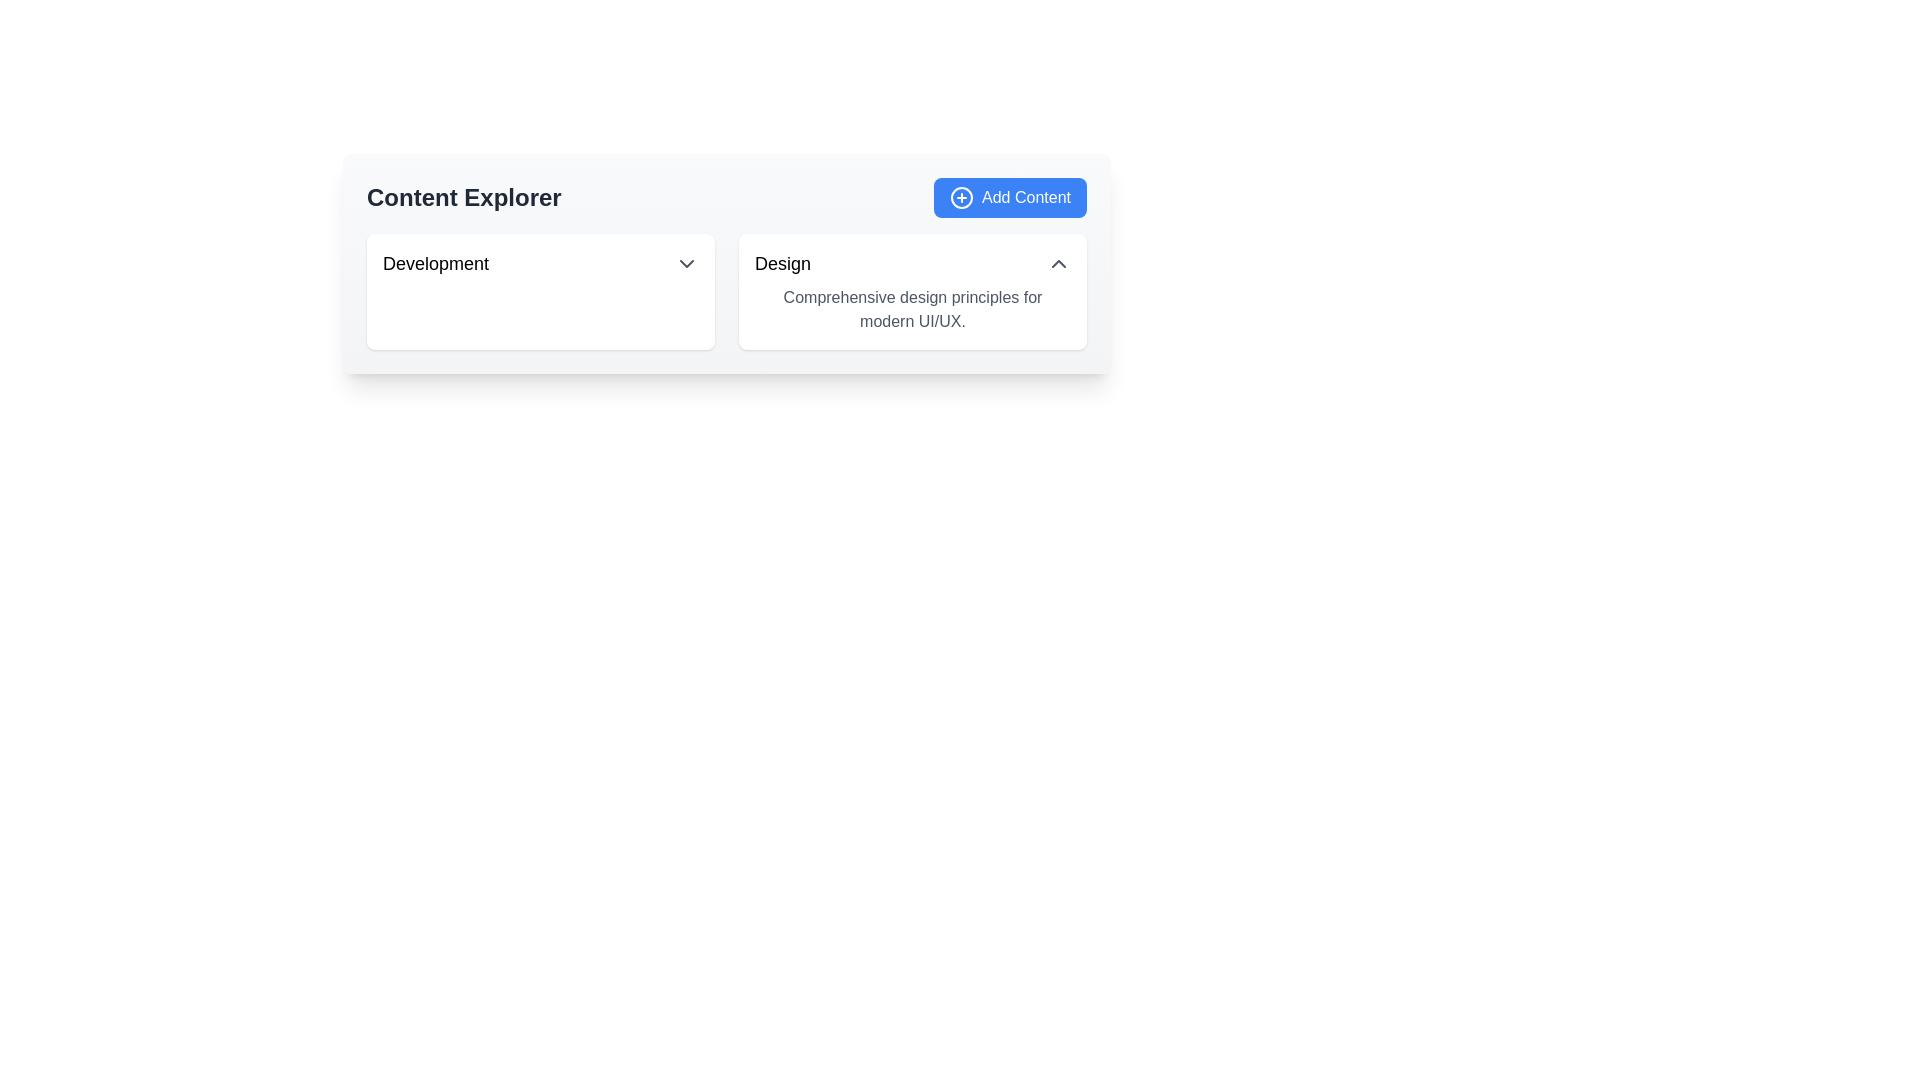 Image resolution: width=1920 pixels, height=1080 pixels. Describe the element at coordinates (1010, 197) in the screenshot. I see `the rectangular button labeled 'Add Content' with a blue background and a plus icon to change its background color to a lighter blue` at that location.